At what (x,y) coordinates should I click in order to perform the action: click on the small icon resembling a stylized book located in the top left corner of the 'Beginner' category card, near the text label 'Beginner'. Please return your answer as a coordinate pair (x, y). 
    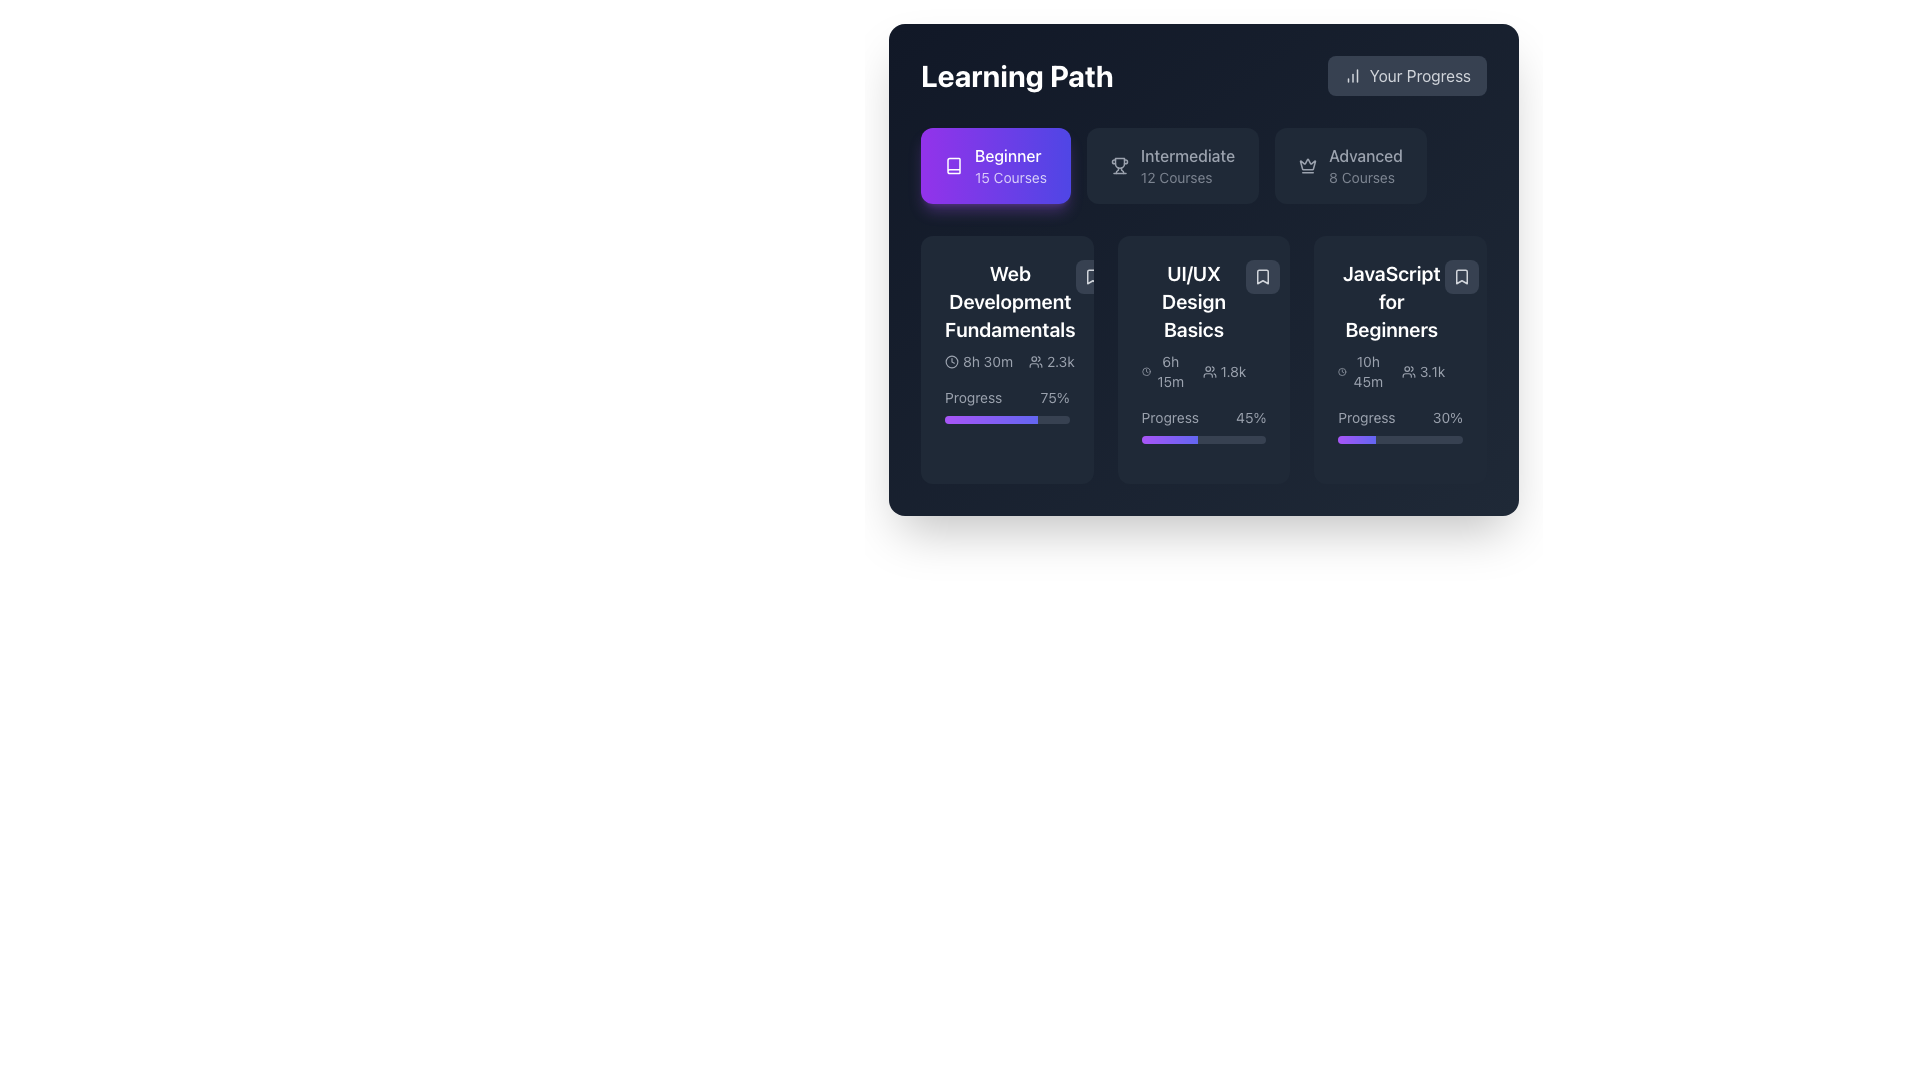
    Looking at the image, I should click on (953, 164).